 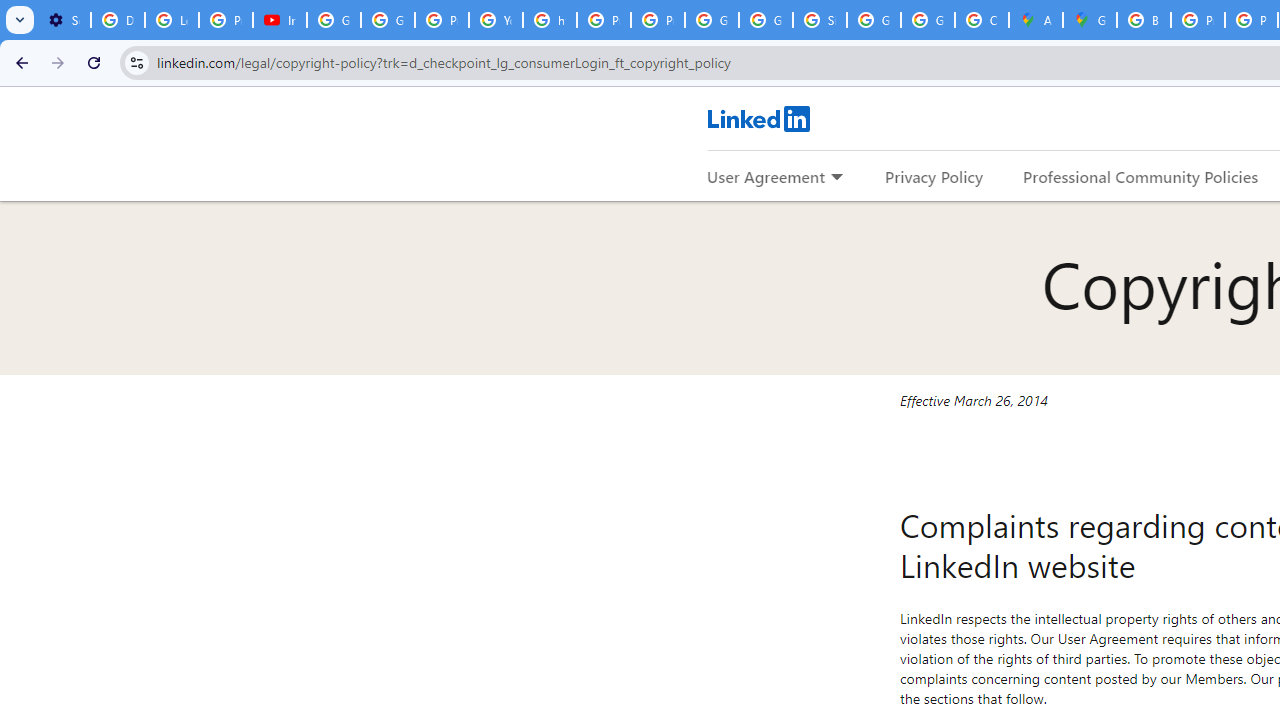 What do you see at coordinates (765, 175) in the screenshot?
I see `'User Agreement'` at bounding box center [765, 175].